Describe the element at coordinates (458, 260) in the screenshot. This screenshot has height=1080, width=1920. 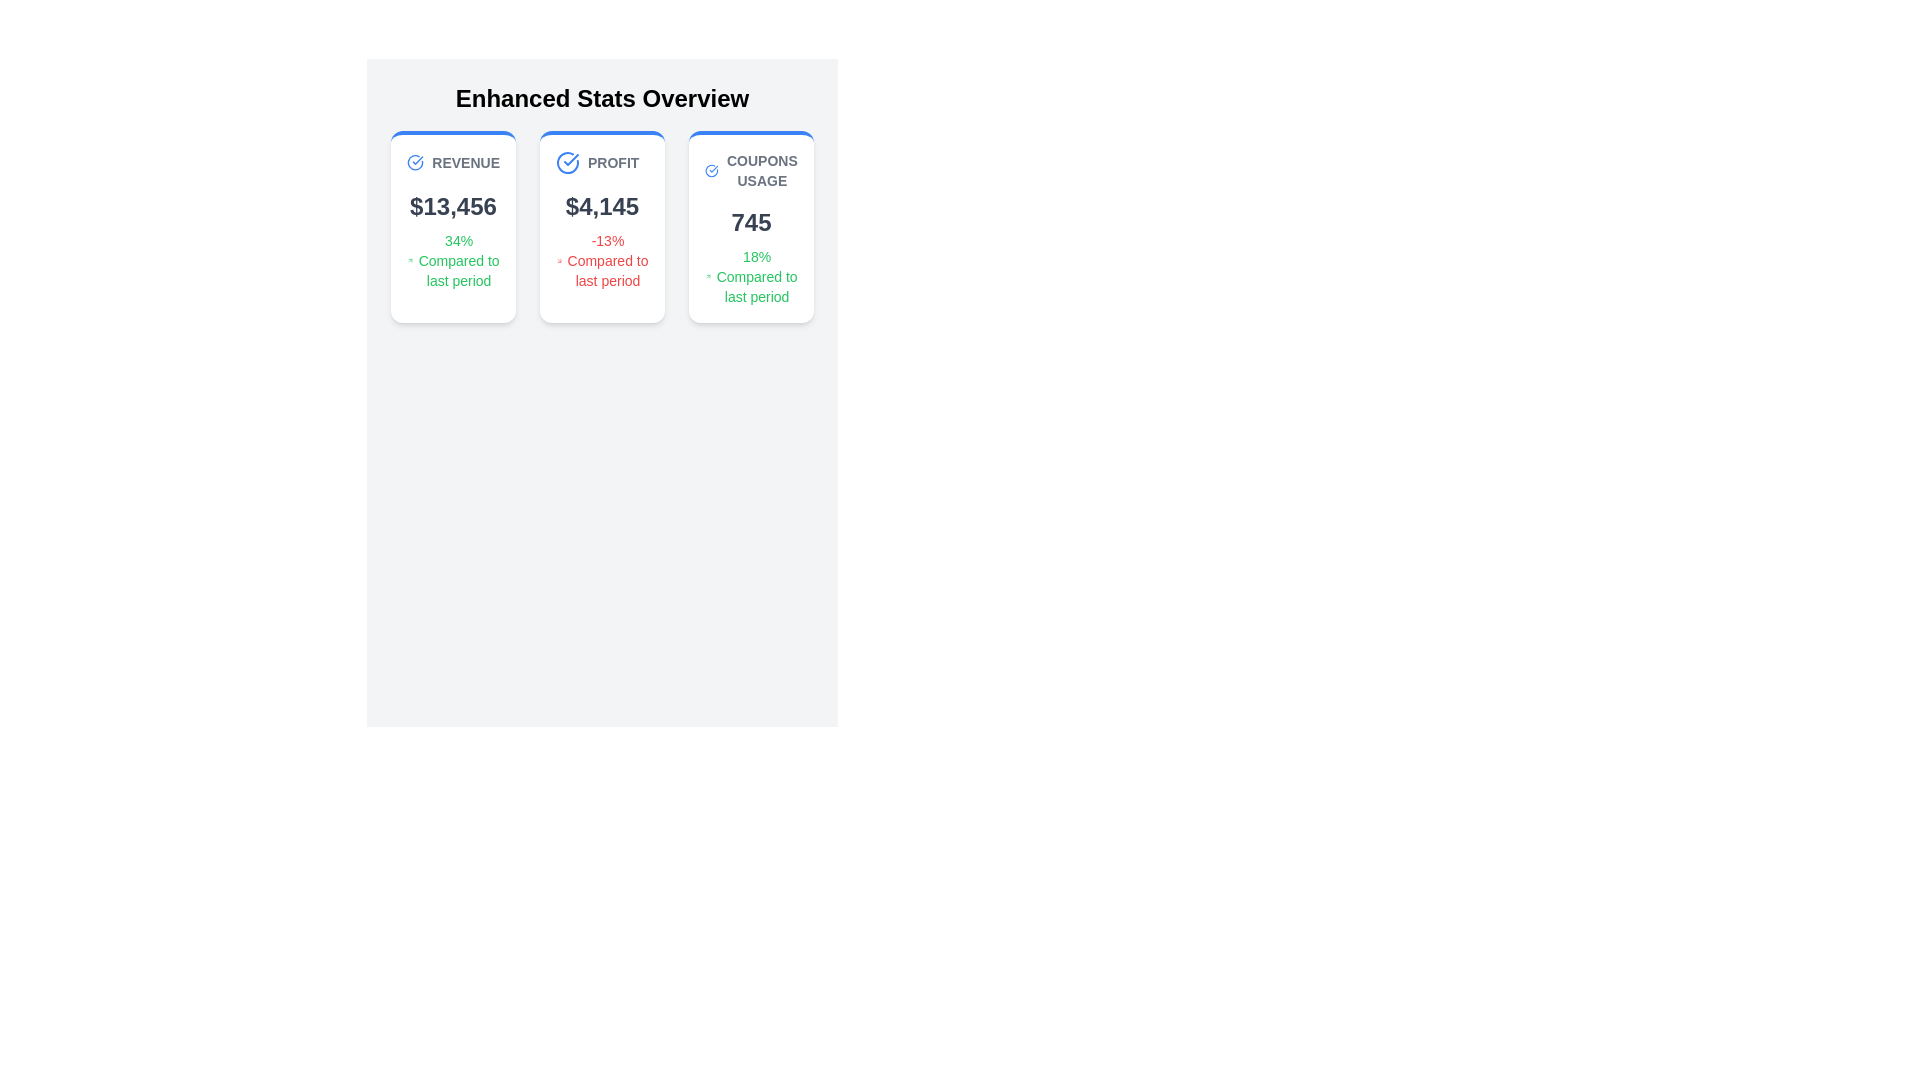
I see `percentage change text (34%) displayed in the revenue card located below the upward arrow icon and above the monetary value ($13,456)` at that location.